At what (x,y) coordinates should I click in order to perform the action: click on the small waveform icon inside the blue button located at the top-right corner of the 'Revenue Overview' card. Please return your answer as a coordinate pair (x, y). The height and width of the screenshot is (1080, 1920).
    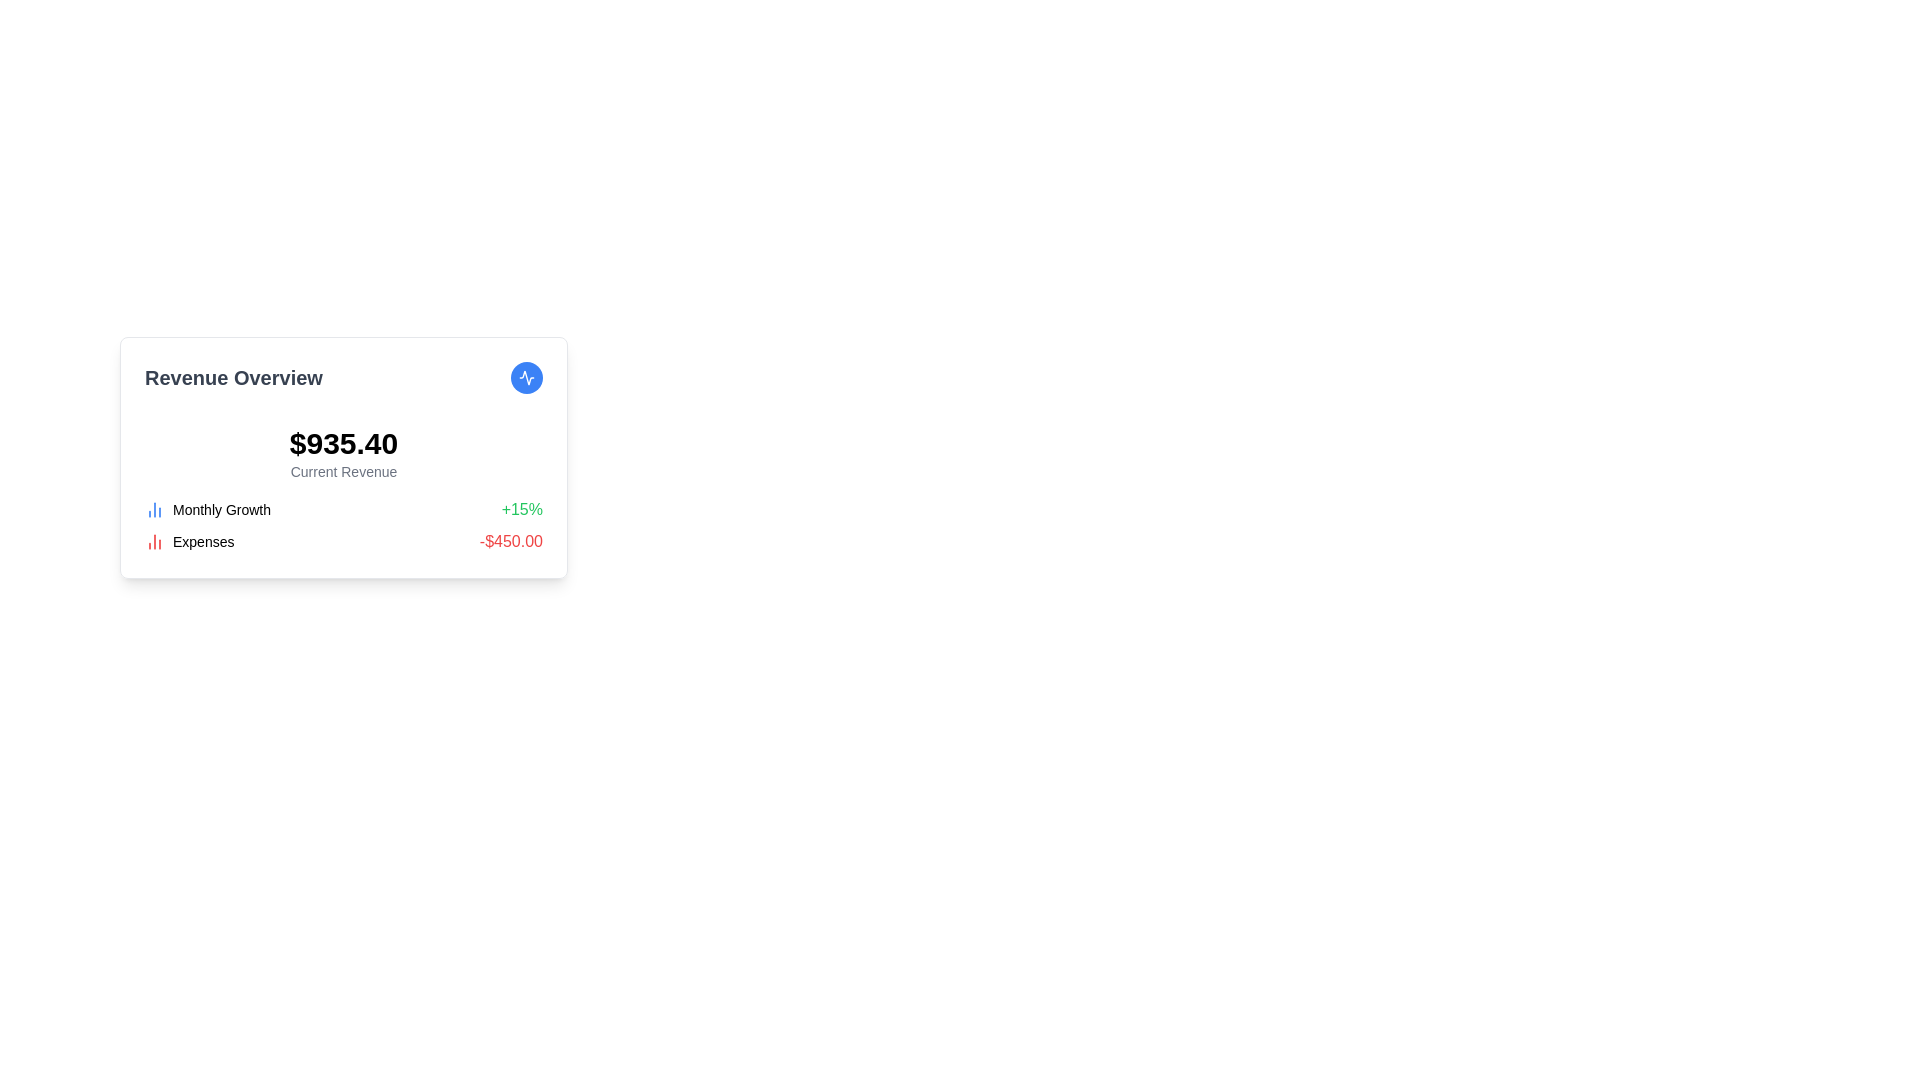
    Looking at the image, I should click on (527, 378).